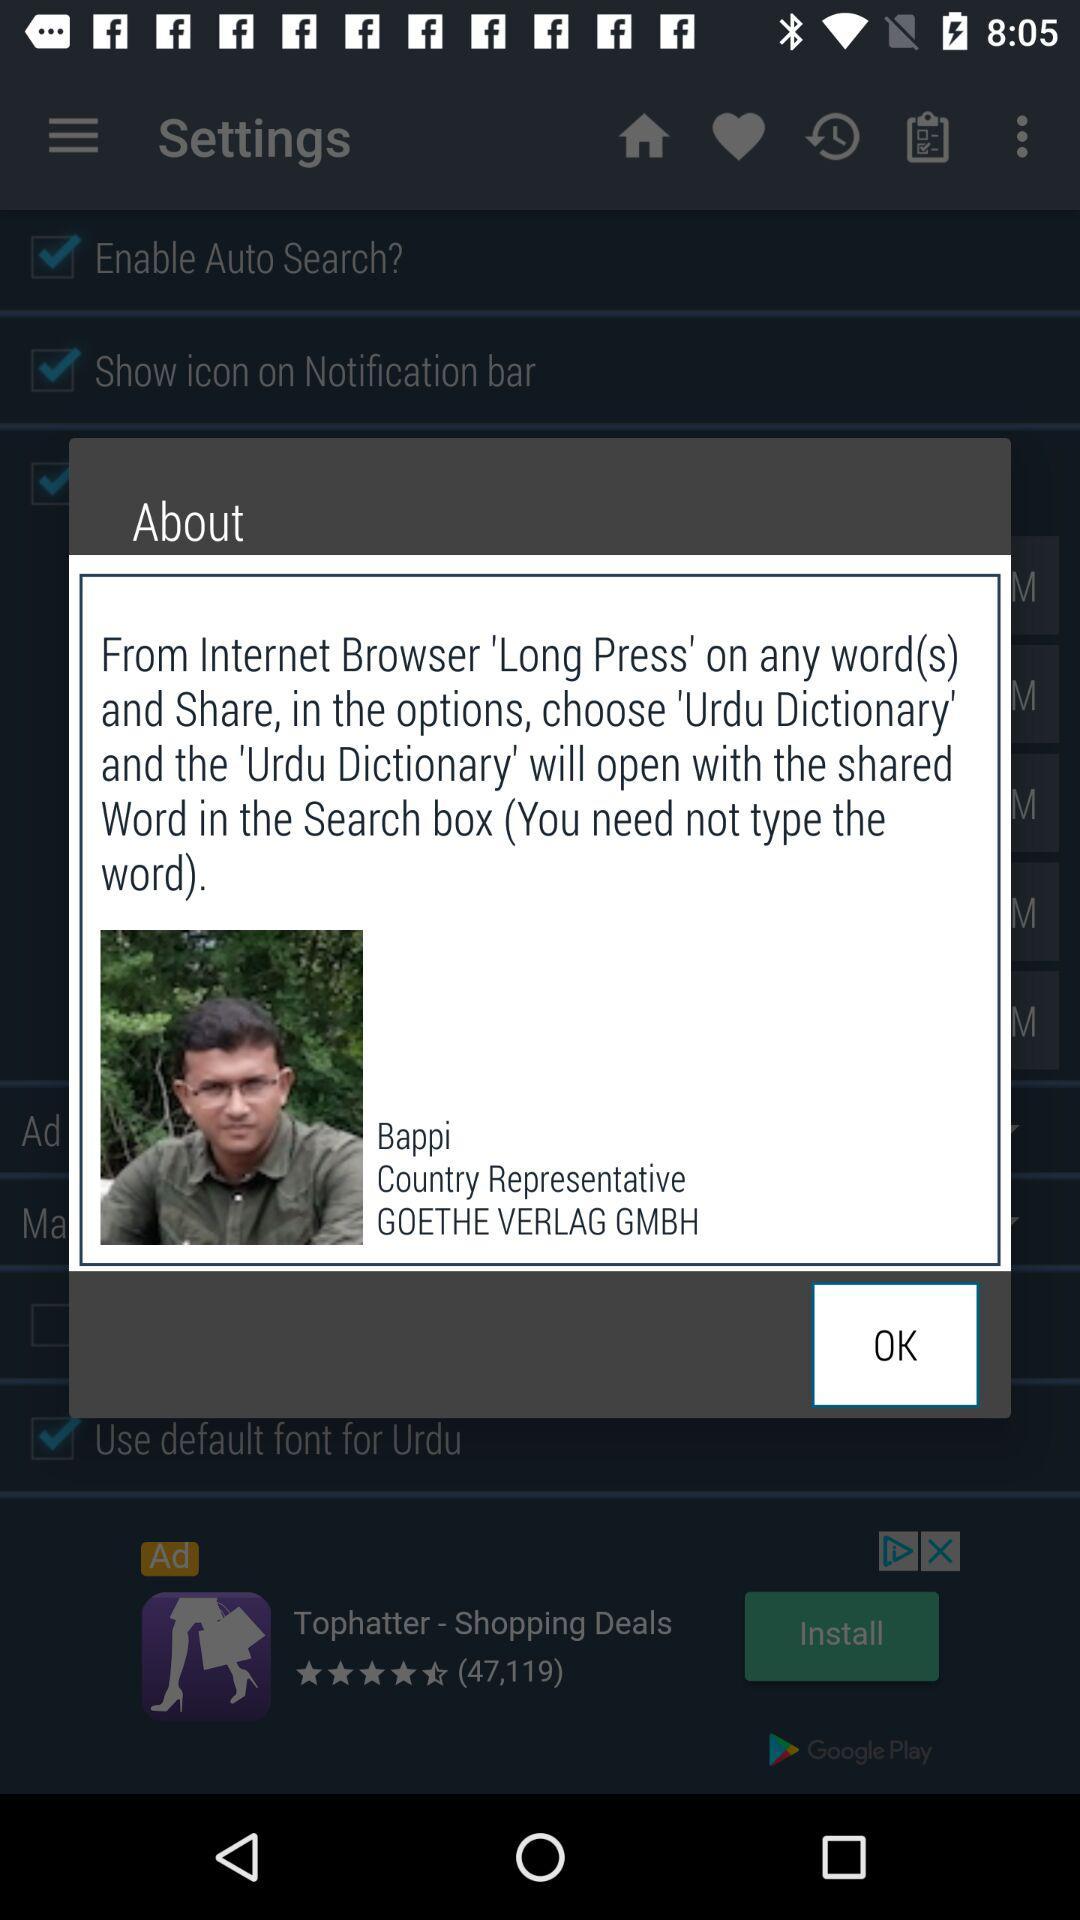 The width and height of the screenshot is (1080, 1920). What do you see at coordinates (894, 1344) in the screenshot?
I see `ok at the bottom right corner` at bounding box center [894, 1344].